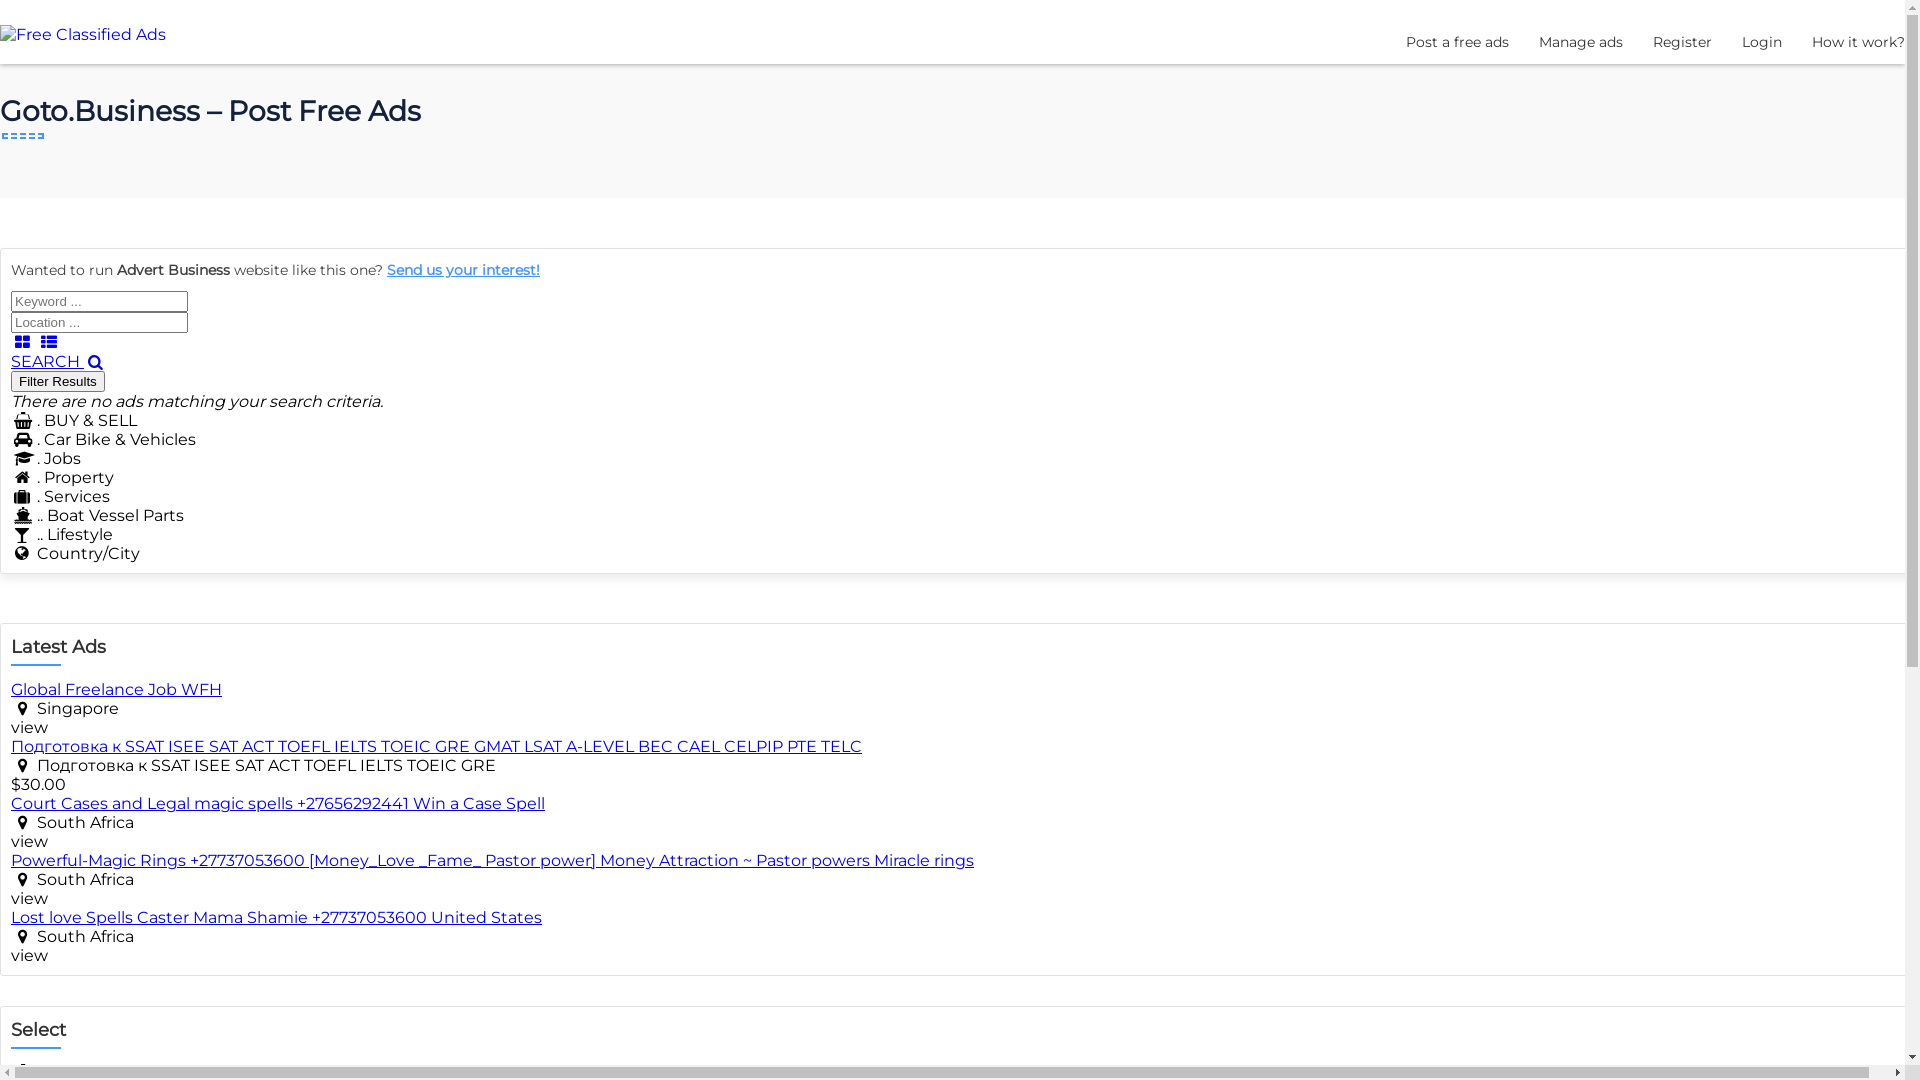 This screenshot has width=1920, height=1080. Describe the element at coordinates (1579, 42) in the screenshot. I see `'Manage ads'` at that location.